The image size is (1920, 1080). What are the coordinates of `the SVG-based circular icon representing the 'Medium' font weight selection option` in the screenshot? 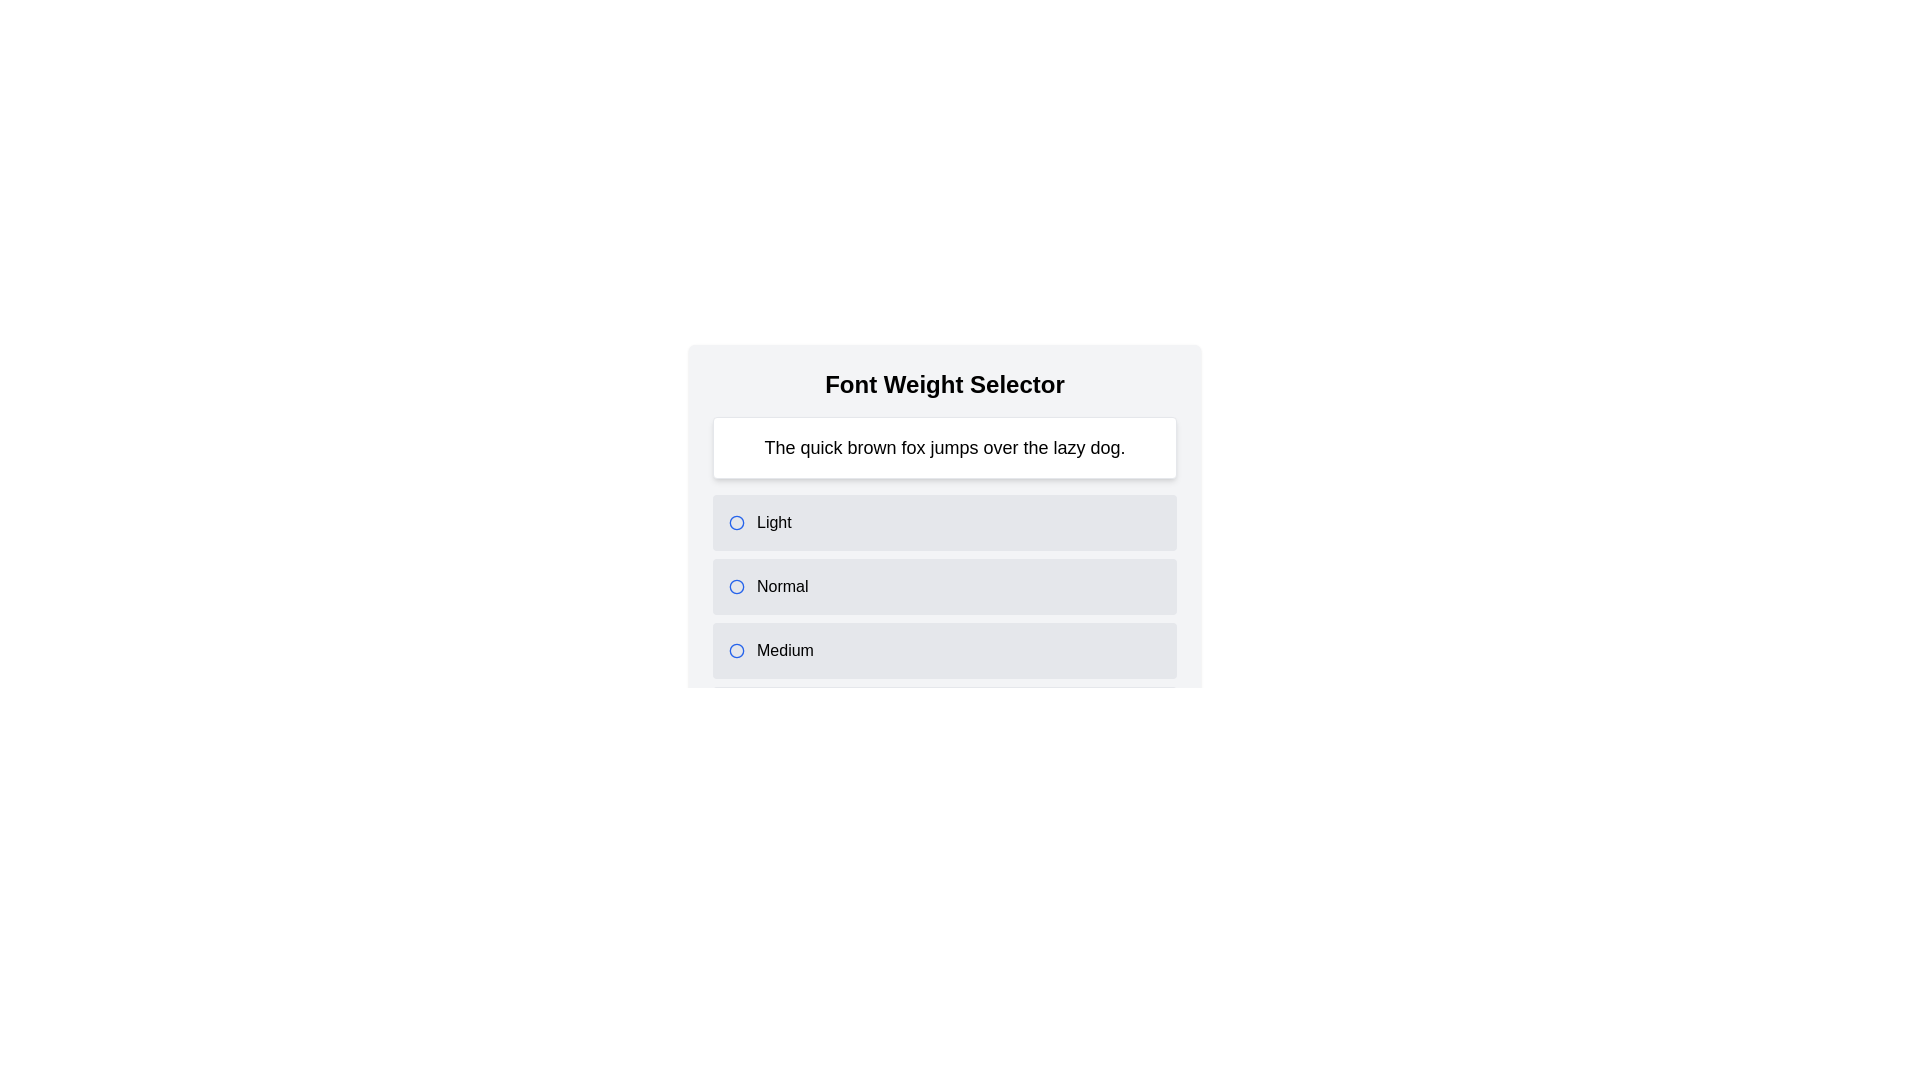 It's located at (736, 651).